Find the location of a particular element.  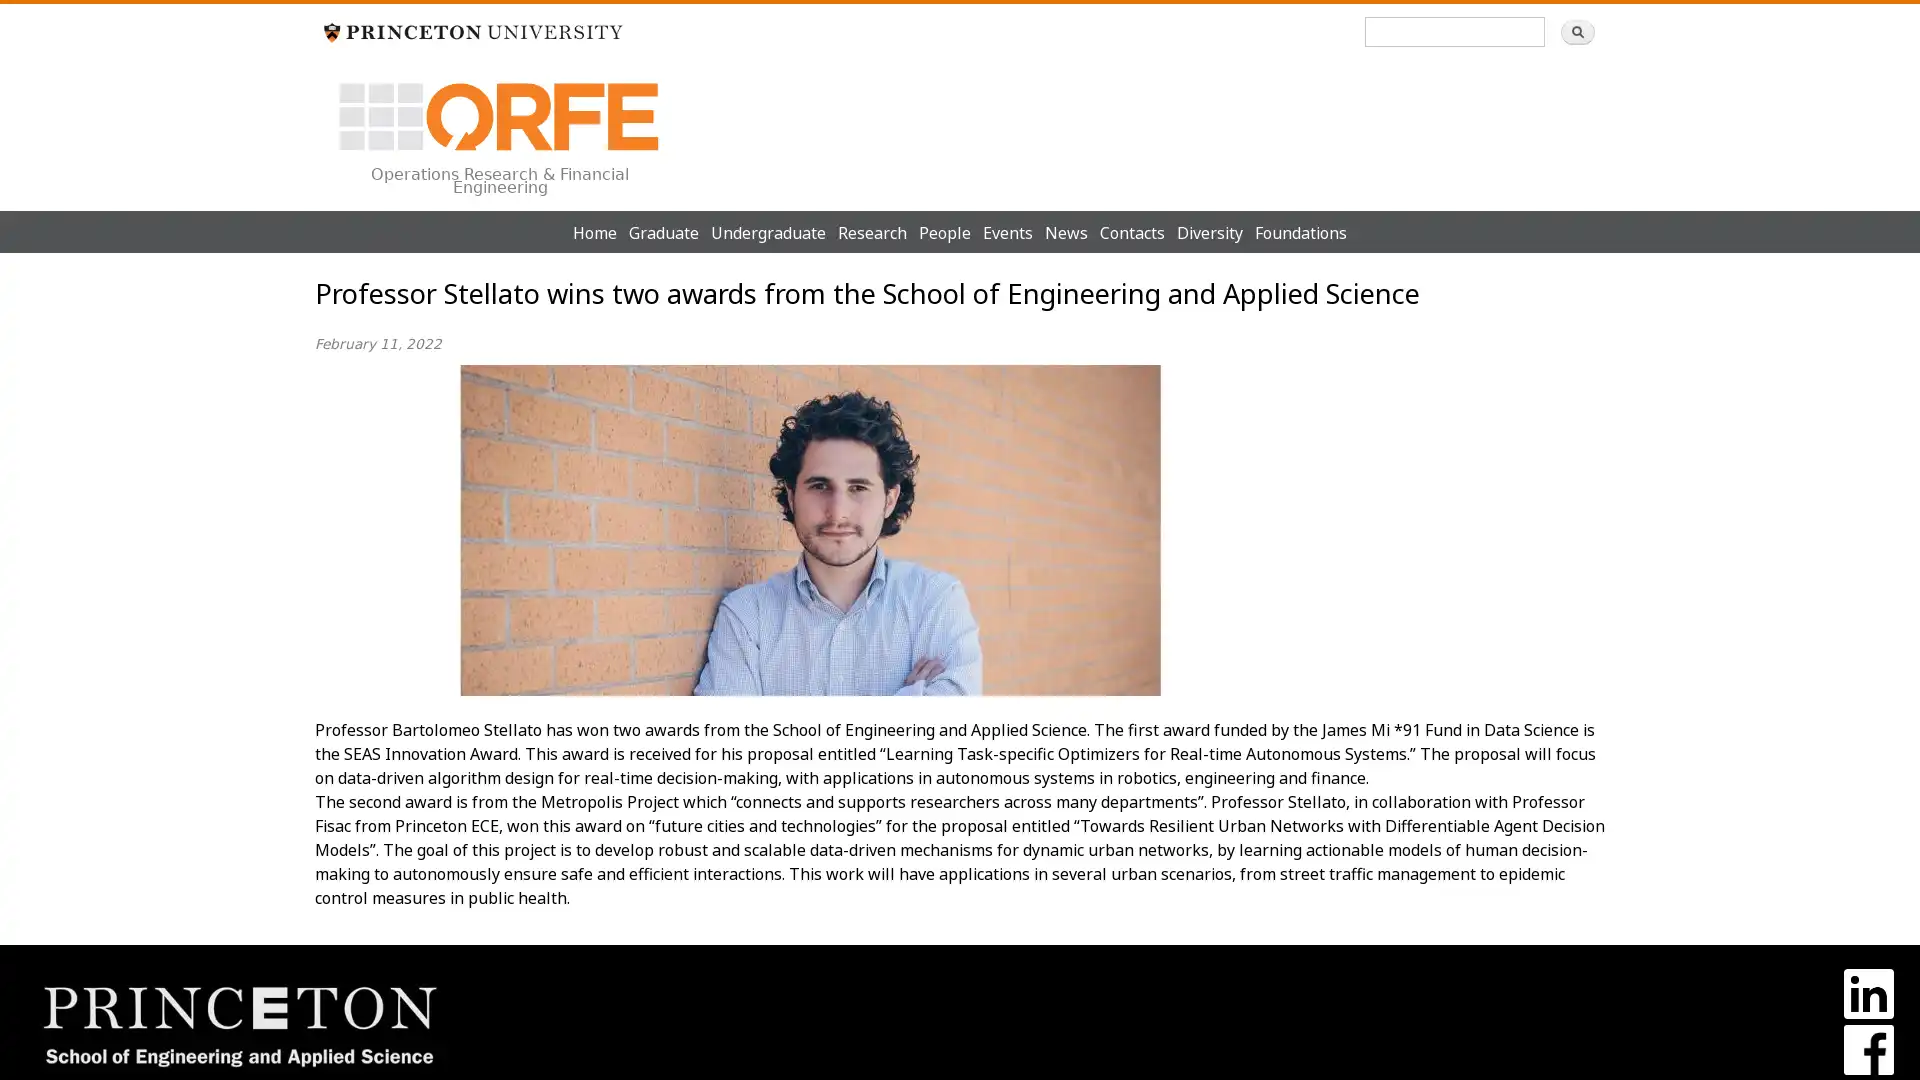

Search is located at coordinates (1577, 32).